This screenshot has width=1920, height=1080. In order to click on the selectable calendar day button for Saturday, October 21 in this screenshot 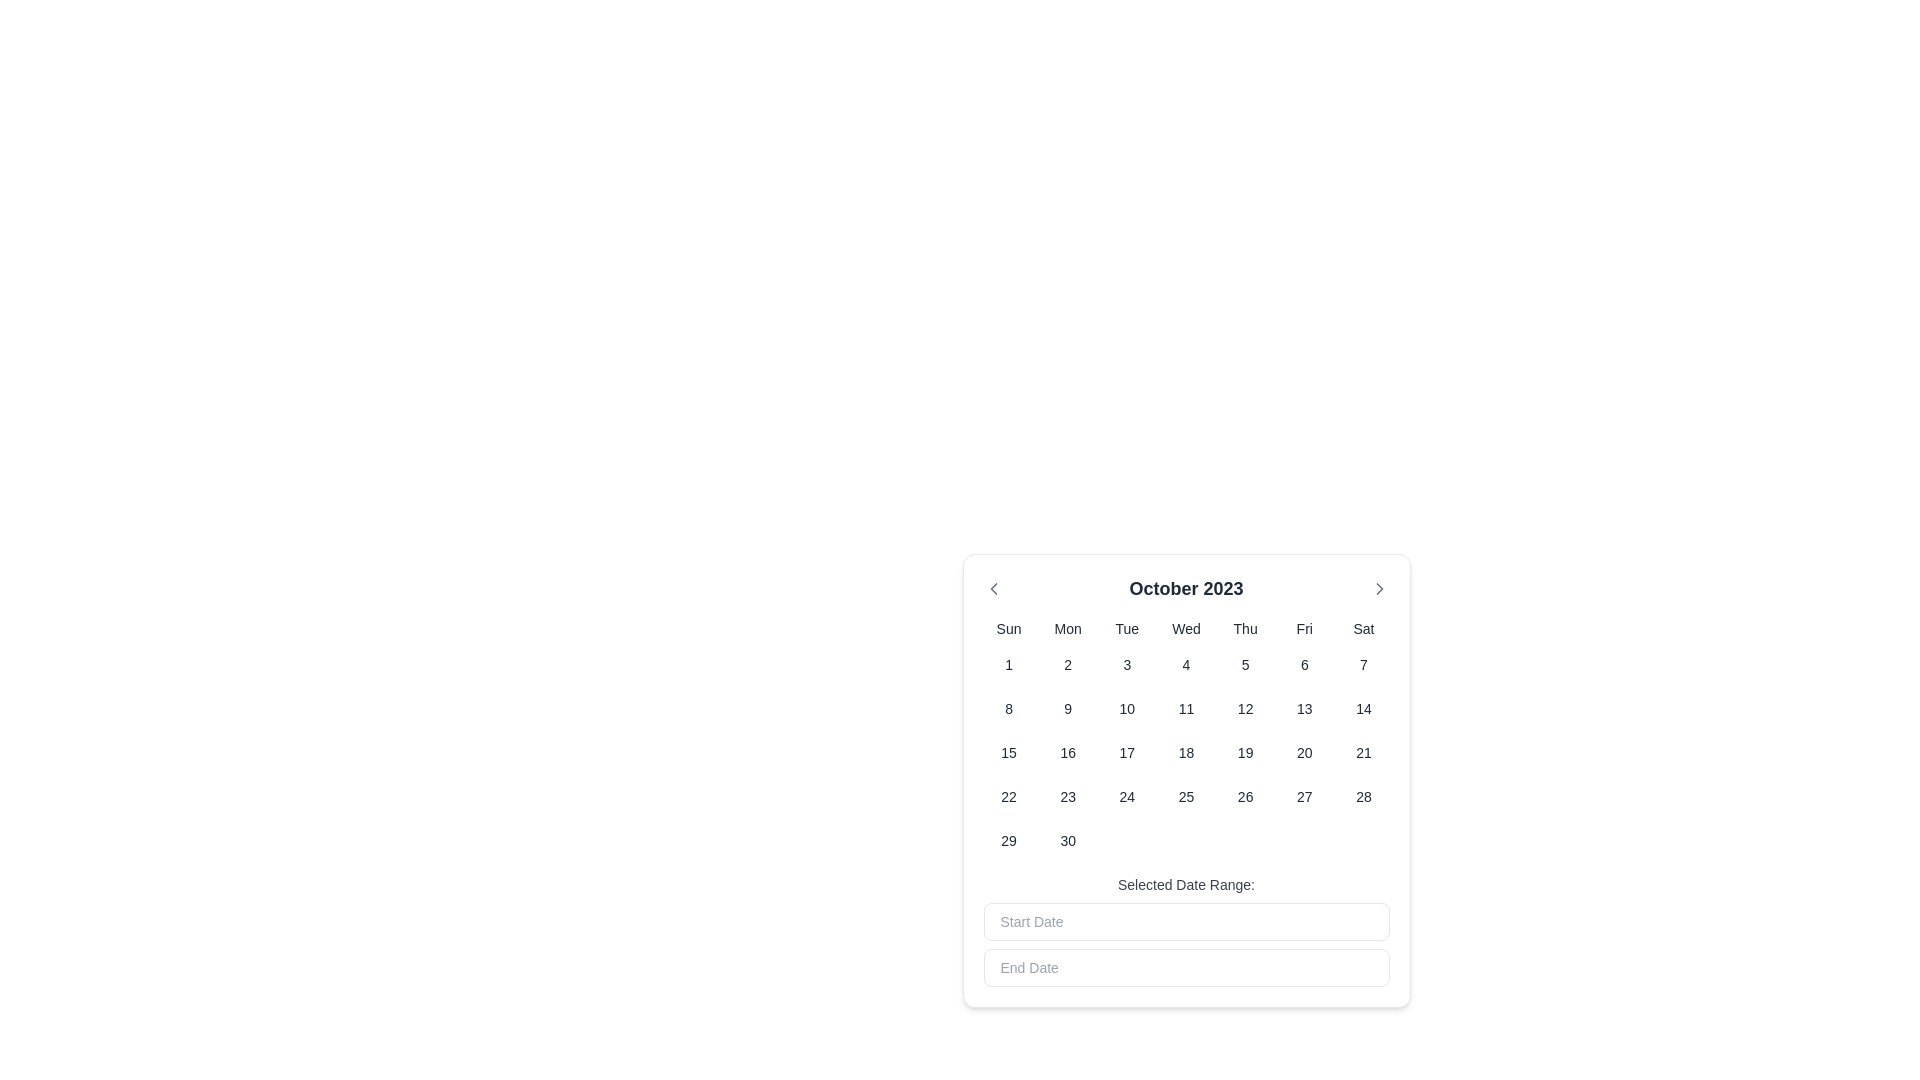, I will do `click(1362, 752)`.